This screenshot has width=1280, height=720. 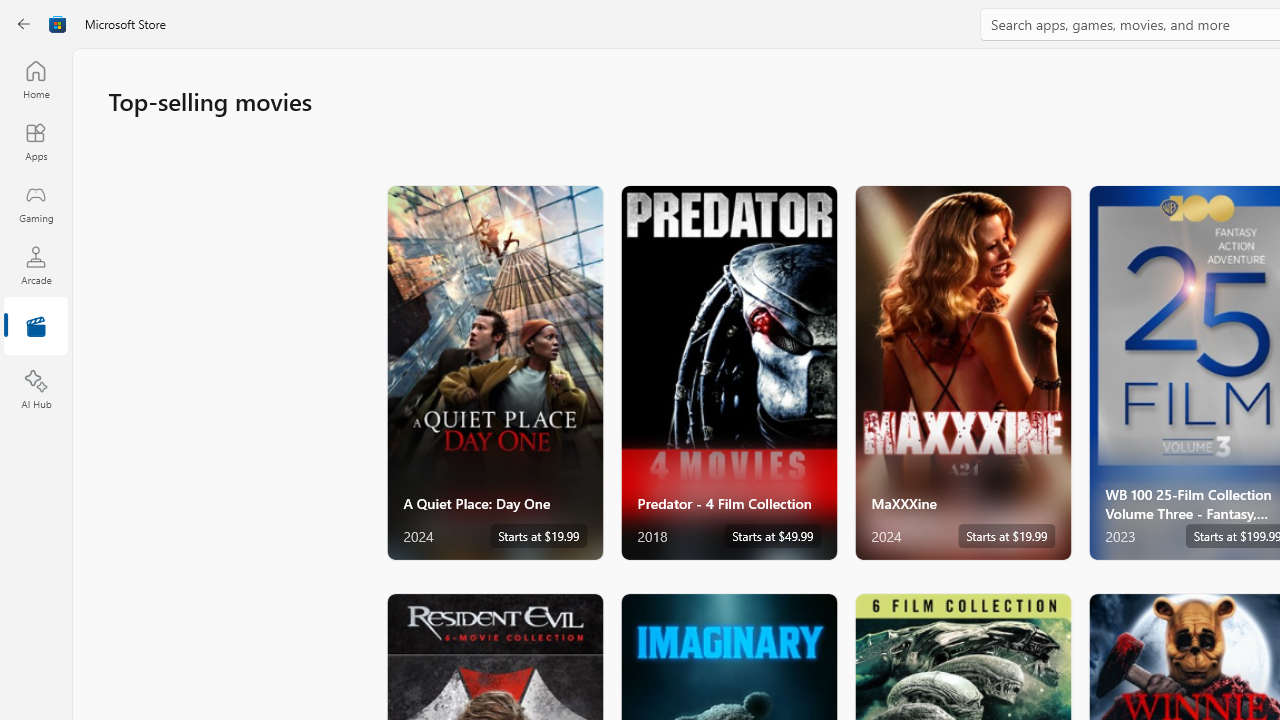 What do you see at coordinates (35, 390) in the screenshot?
I see `'AI Hub'` at bounding box center [35, 390].